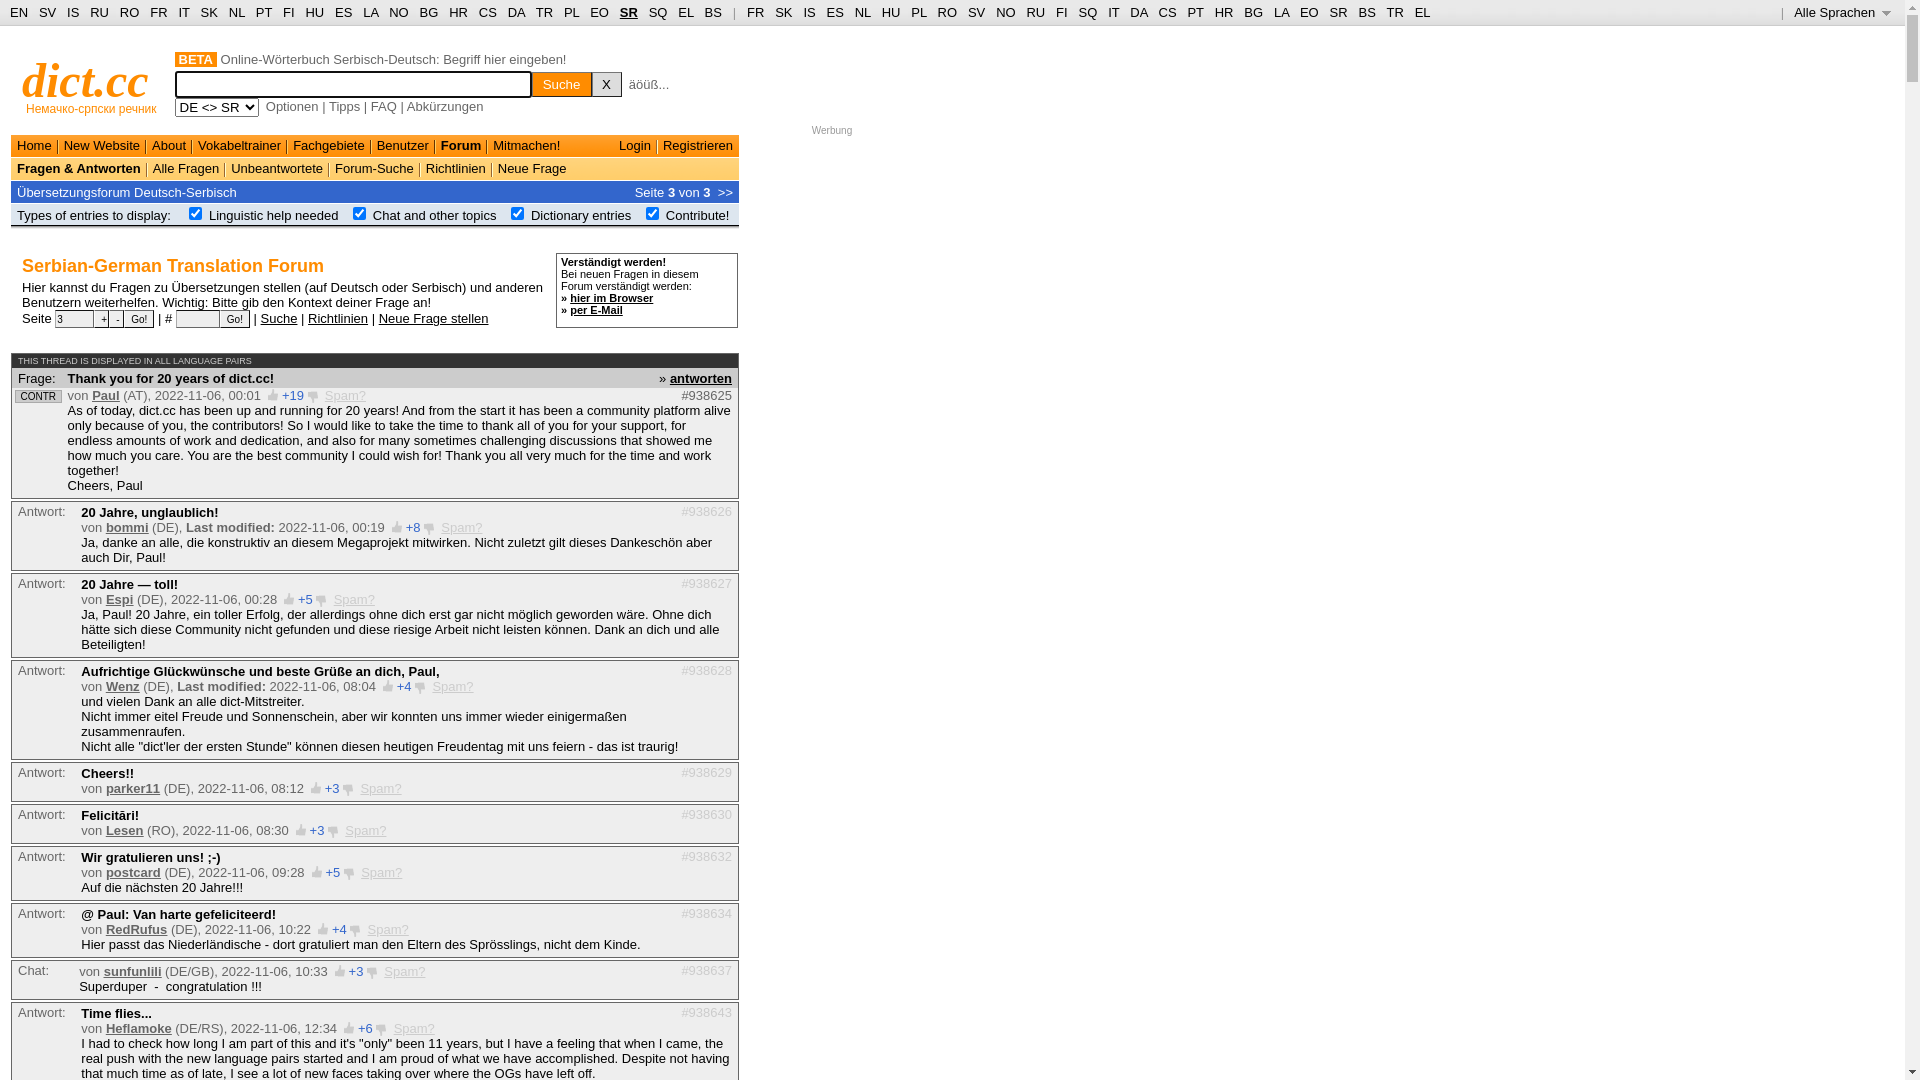 The height and width of the screenshot is (1080, 1920). Describe the element at coordinates (947, 12) in the screenshot. I see `'RO'` at that location.